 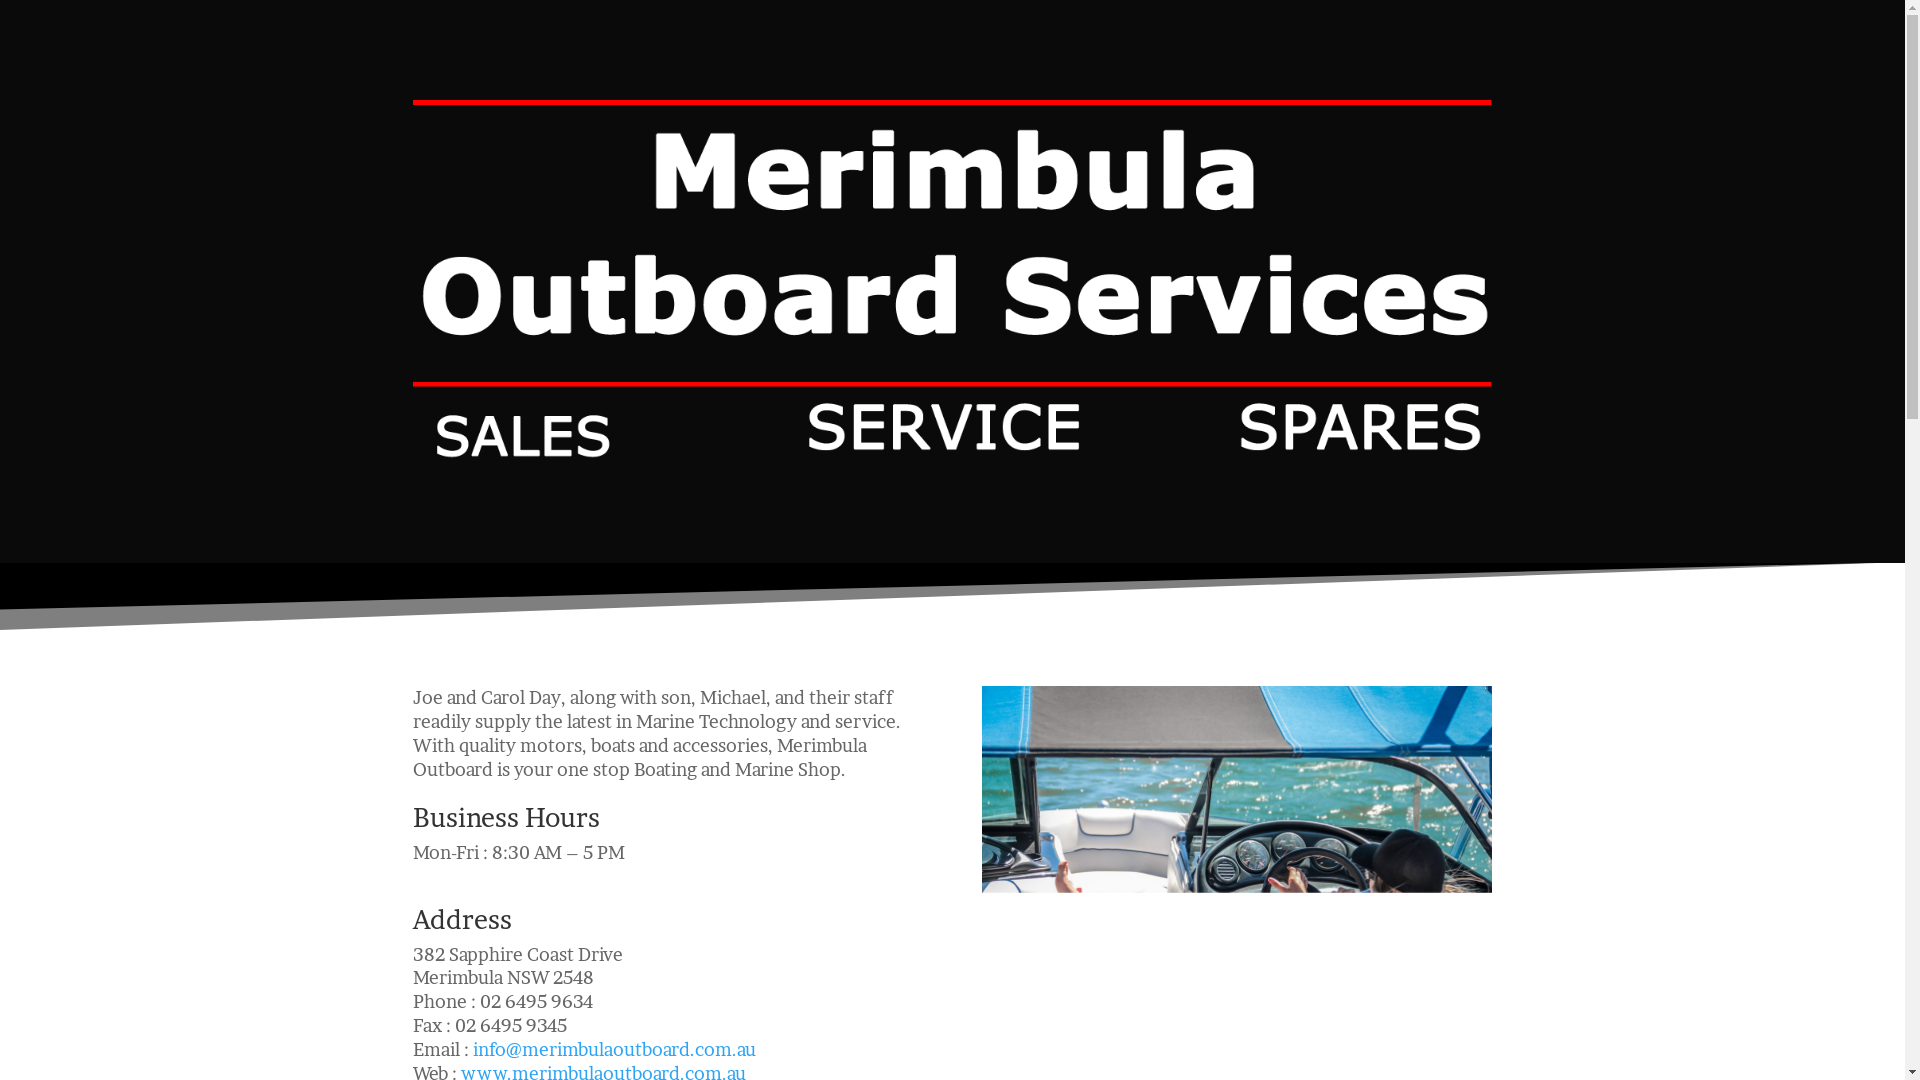 I want to click on 'info@merimbulaoutboard.com.au', so click(x=612, y=1048).